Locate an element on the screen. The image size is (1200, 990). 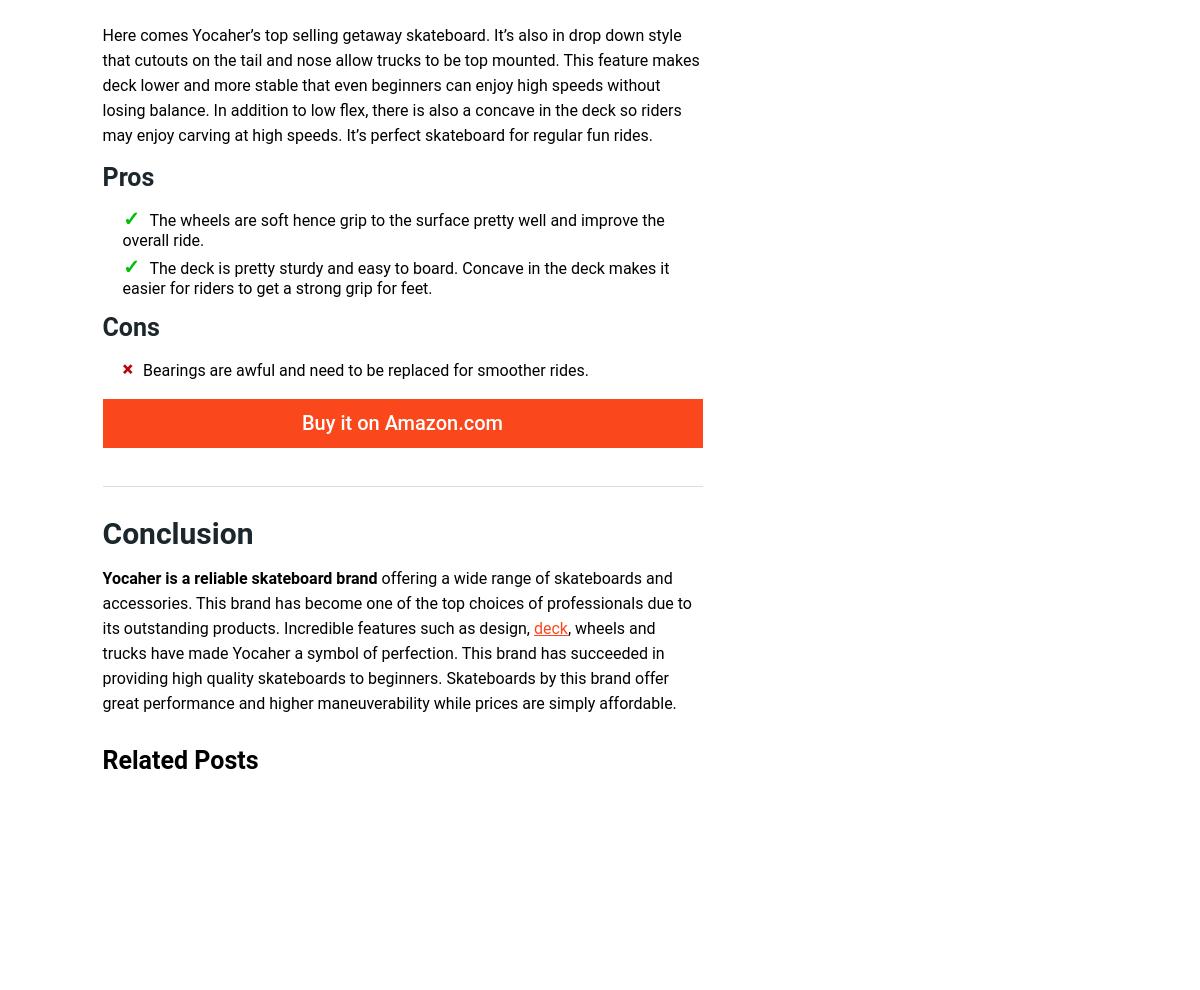
'Yocaher is a reliable skateboard brand' is located at coordinates (238, 578).